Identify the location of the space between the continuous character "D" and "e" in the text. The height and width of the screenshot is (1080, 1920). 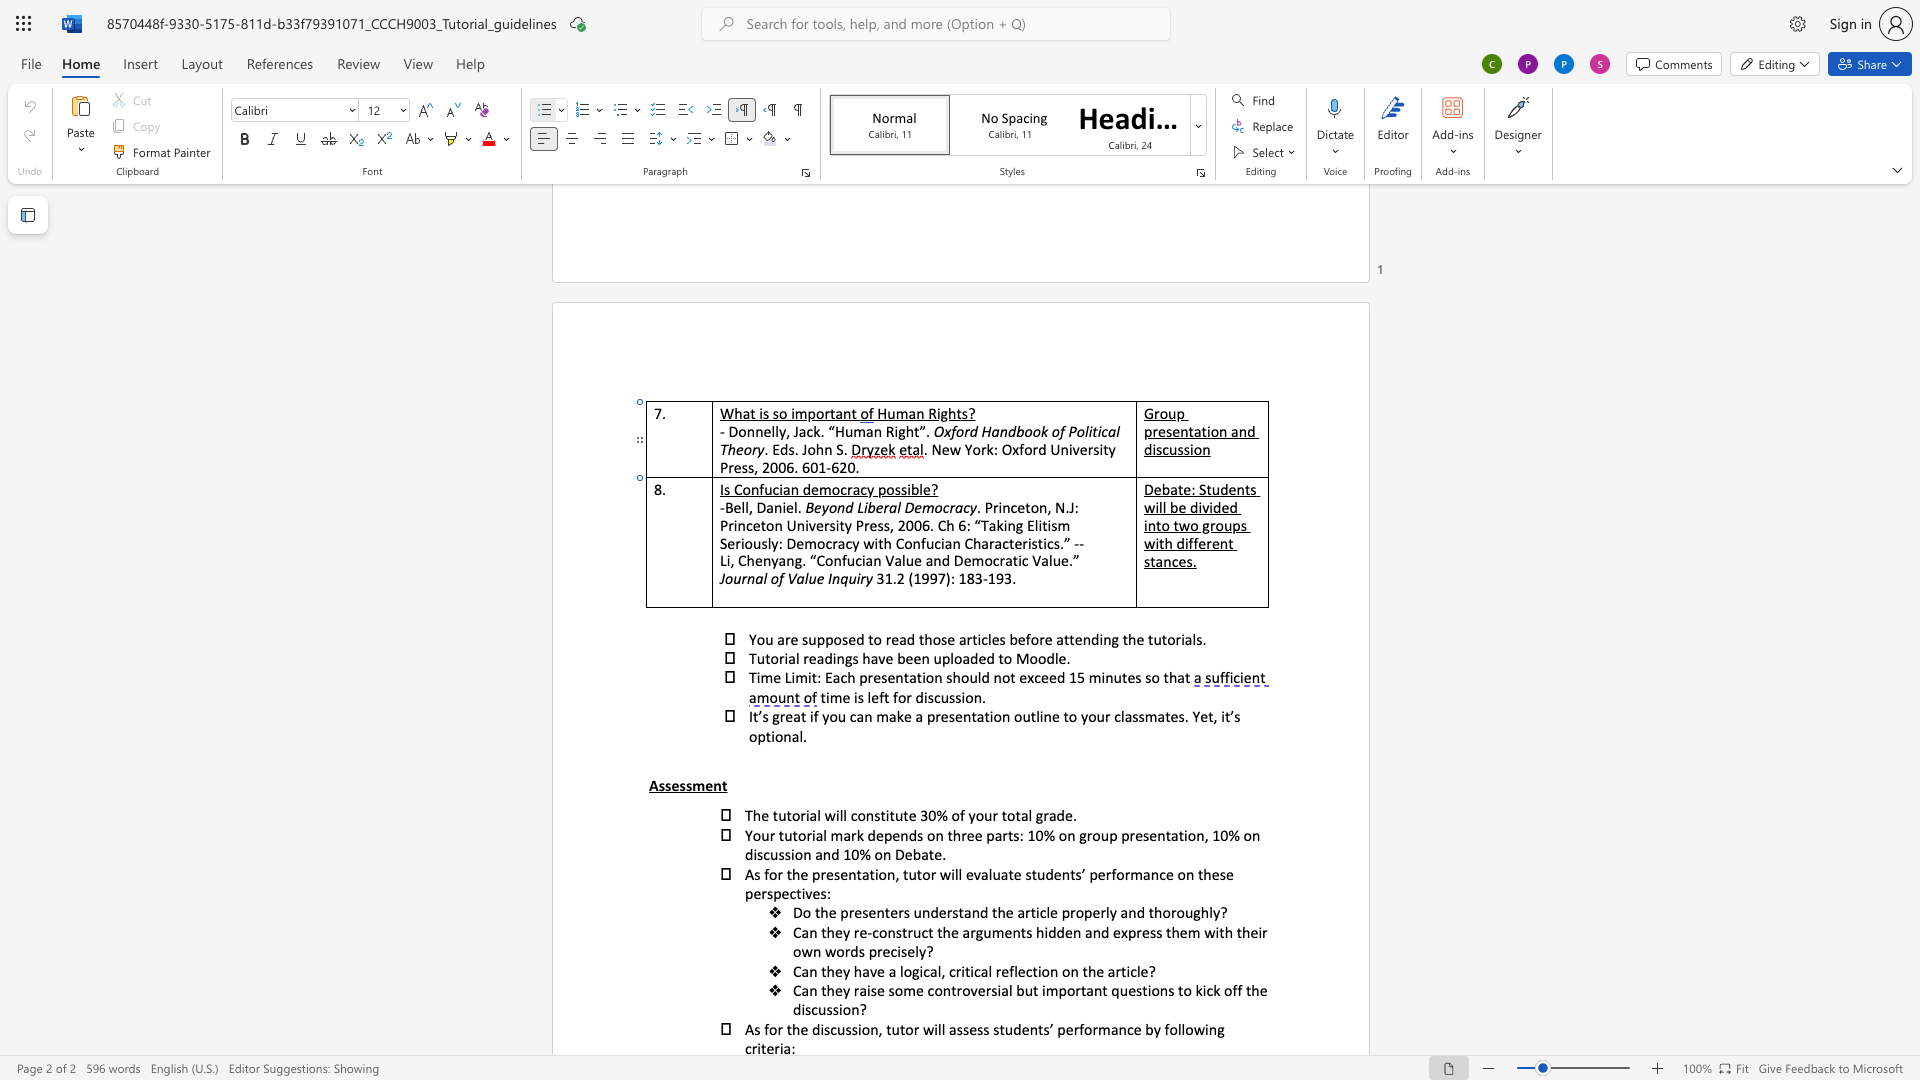
(903, 854).